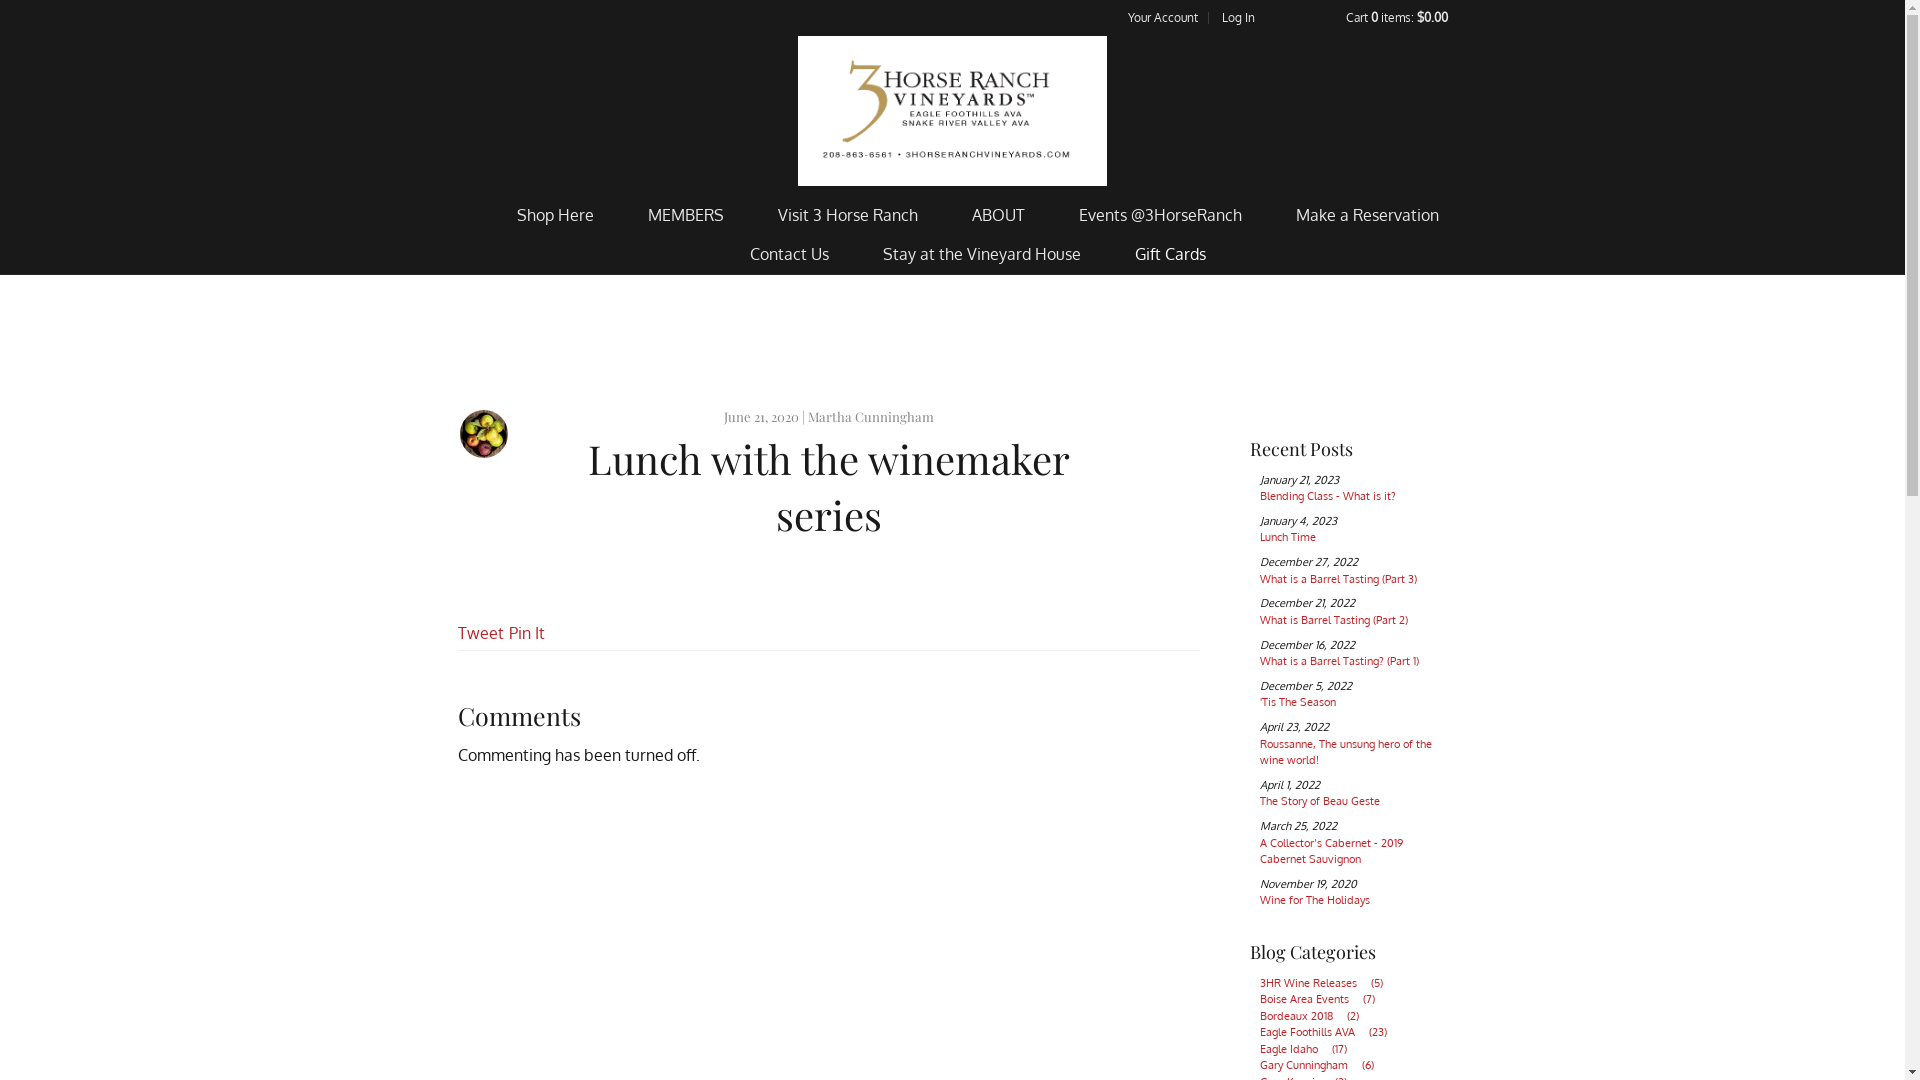 The height and width of the screenshot is (1080, 1920). Describe the element at coordinates (480, 632) in the screenshot. I see `'Tweet'` at that location.